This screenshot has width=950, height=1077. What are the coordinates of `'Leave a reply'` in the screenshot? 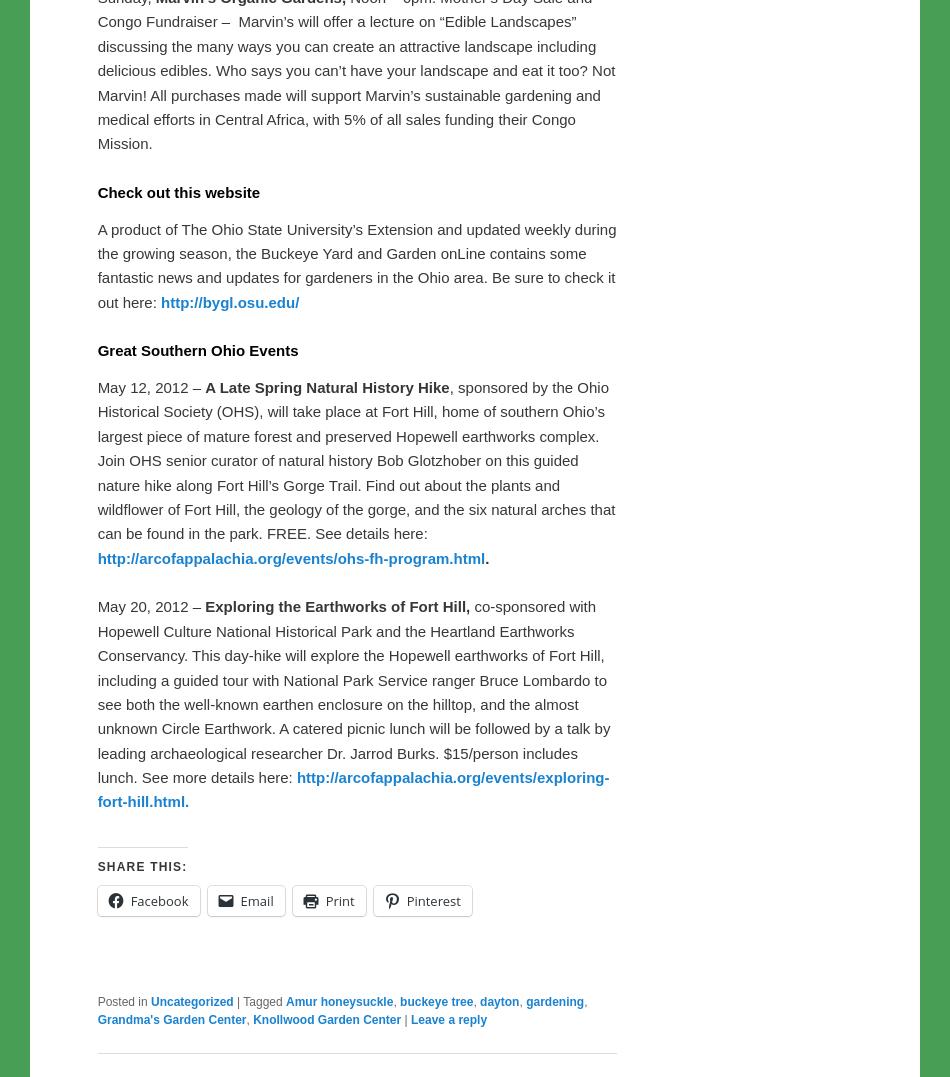 It's located at (447, 1019).